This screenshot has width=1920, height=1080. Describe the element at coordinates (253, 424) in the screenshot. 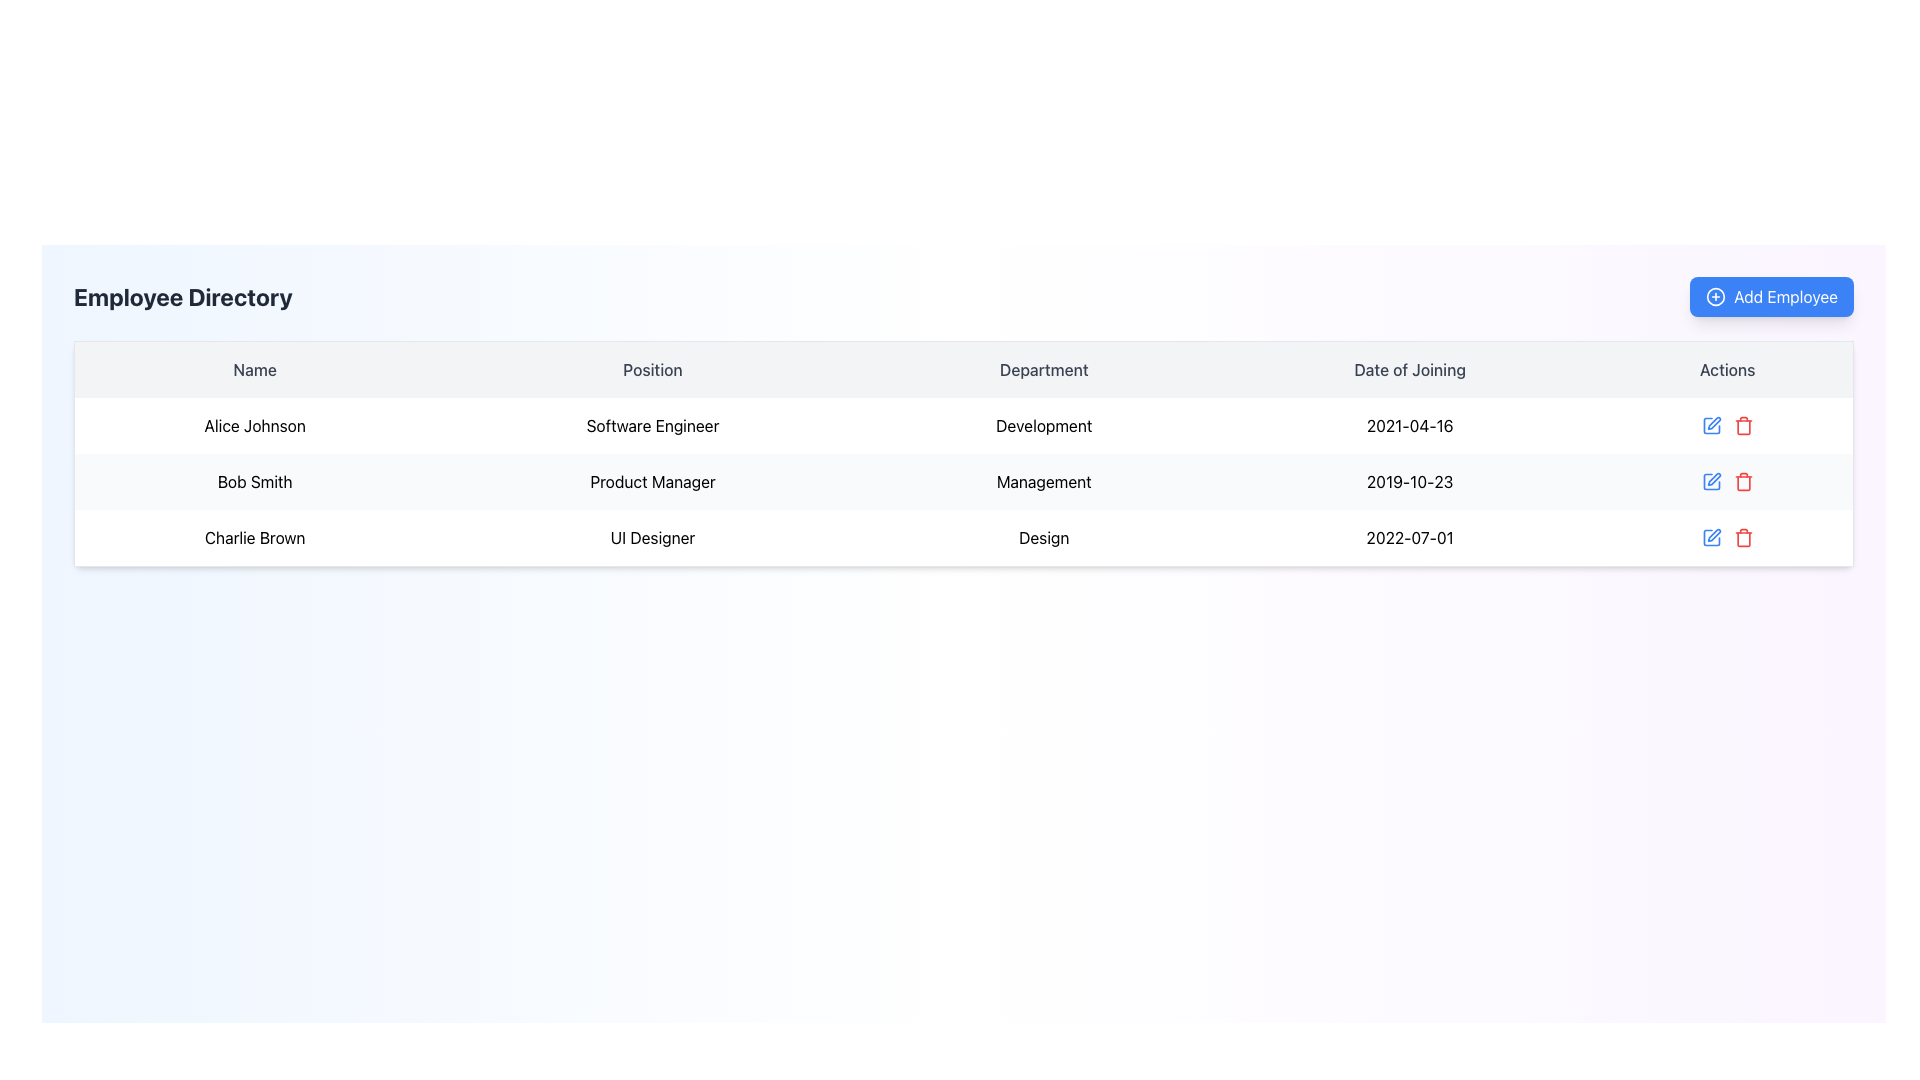

I see `the static text label 'Alice Johnson' located in the leftmost column of a table row` at that location.